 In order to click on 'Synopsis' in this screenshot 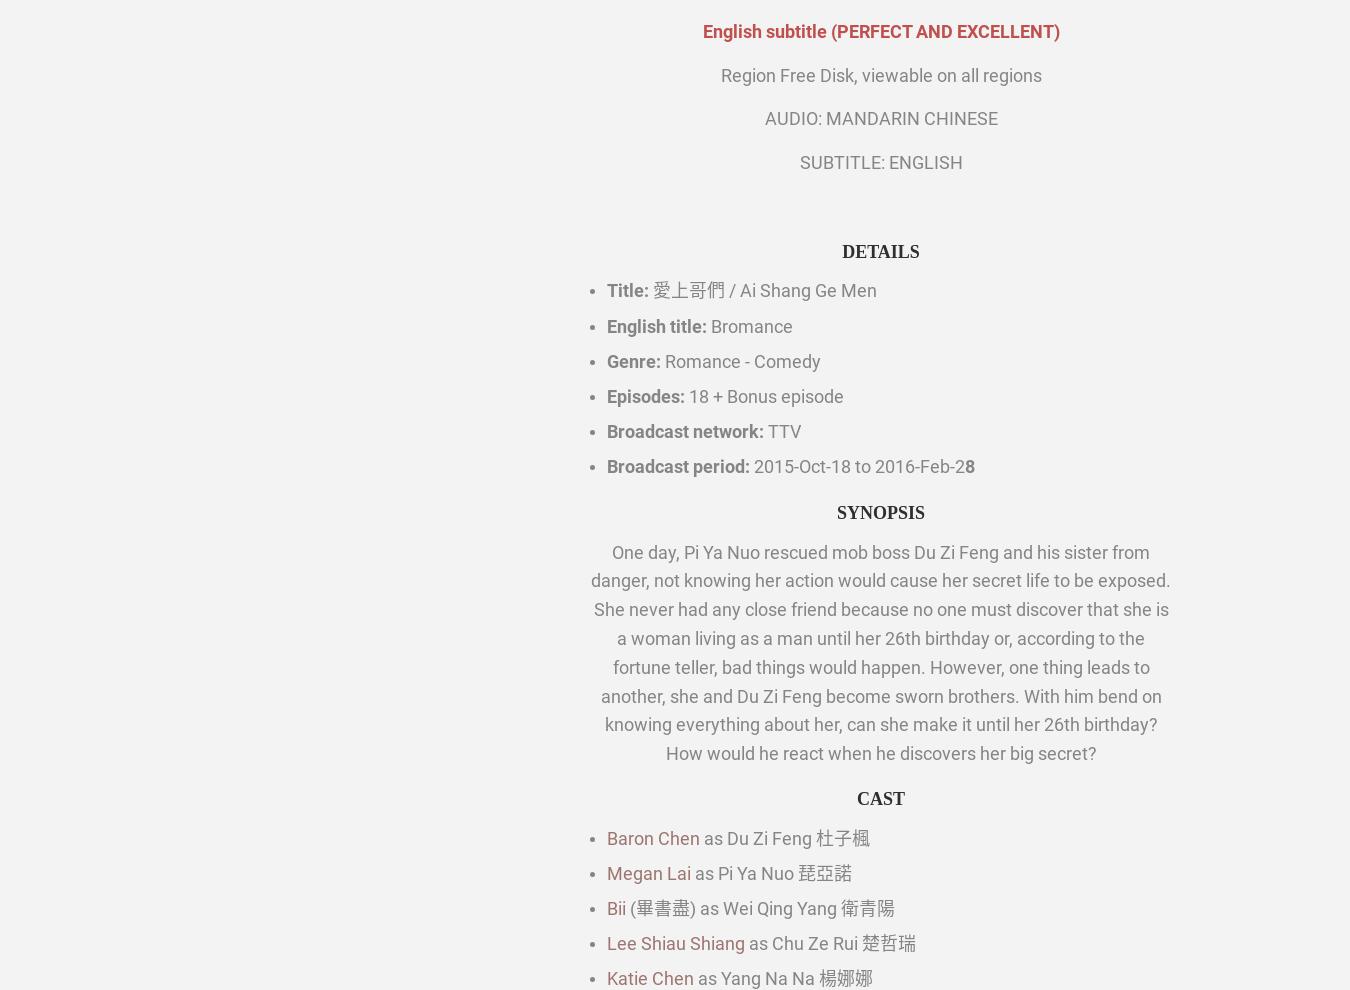, I will do `click(880, 512)`.